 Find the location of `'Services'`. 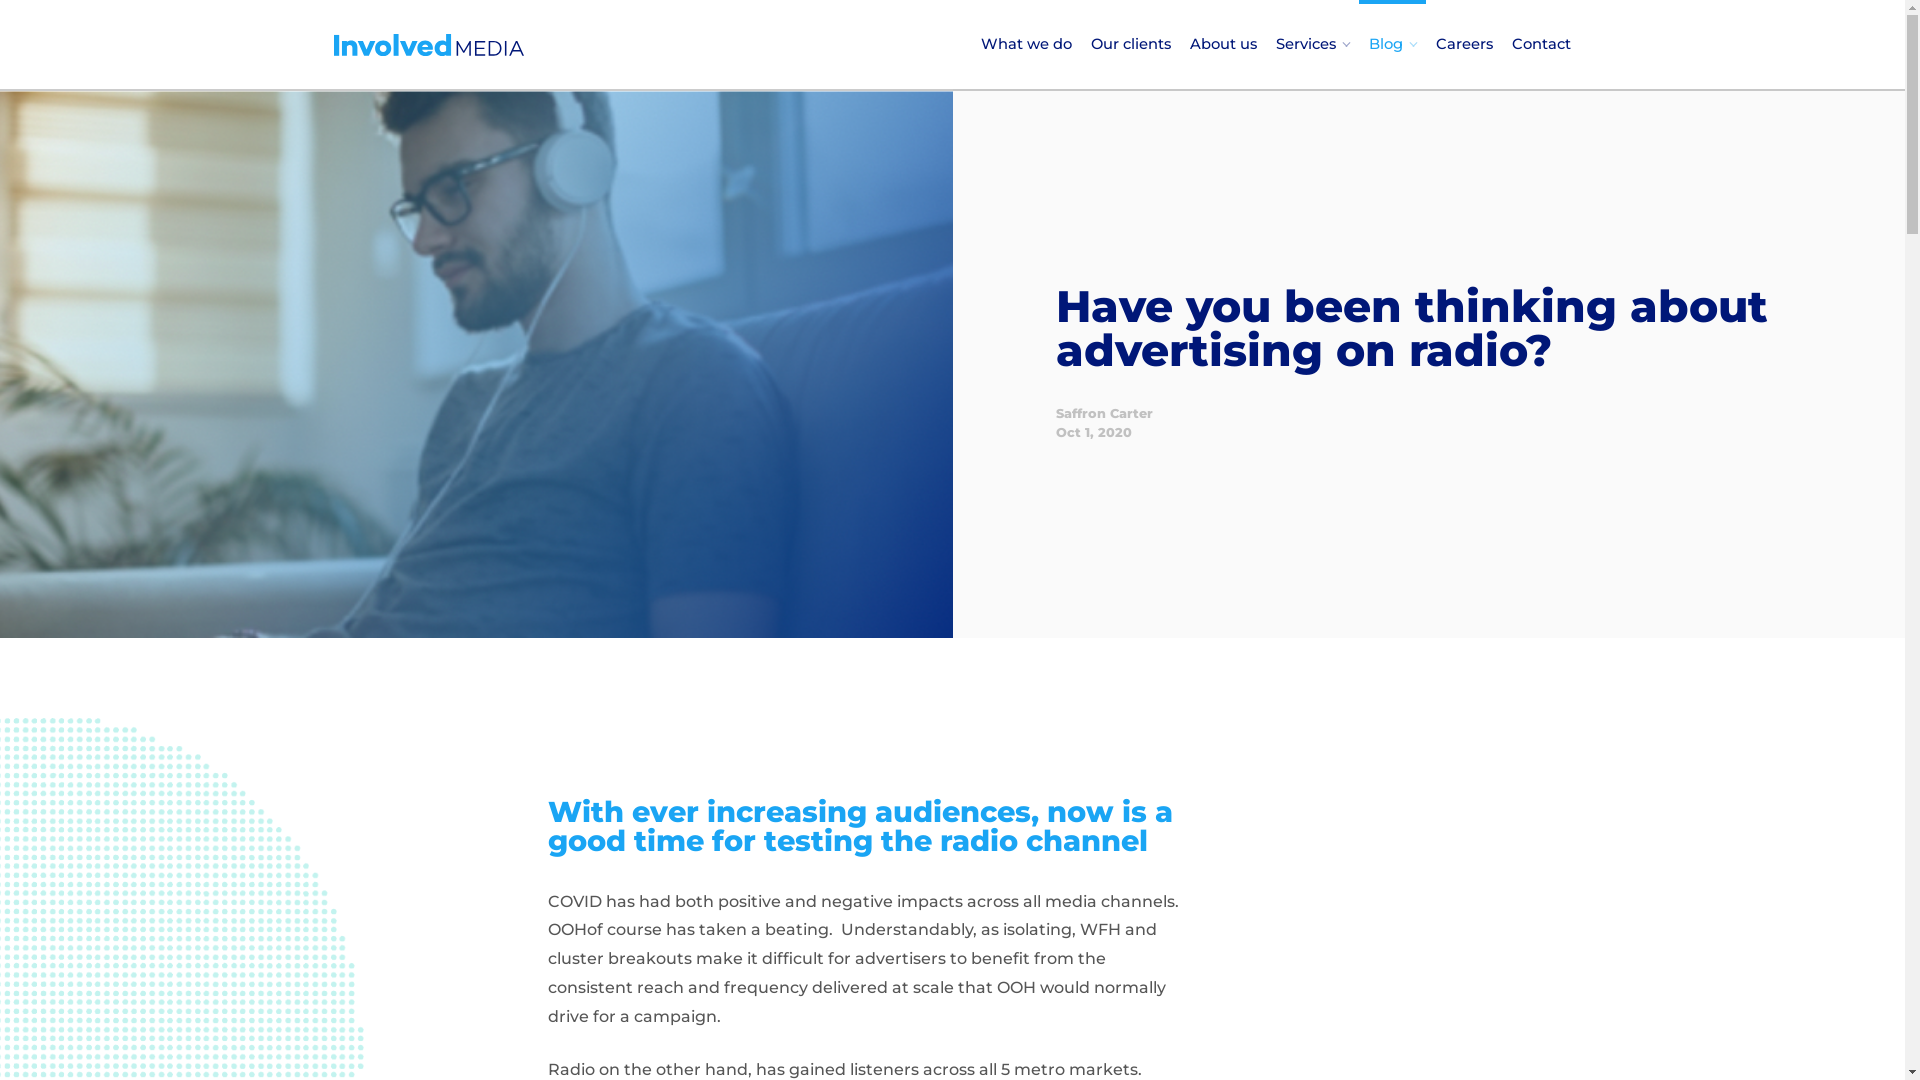

'Services' is located at coordinates (1313, 44).